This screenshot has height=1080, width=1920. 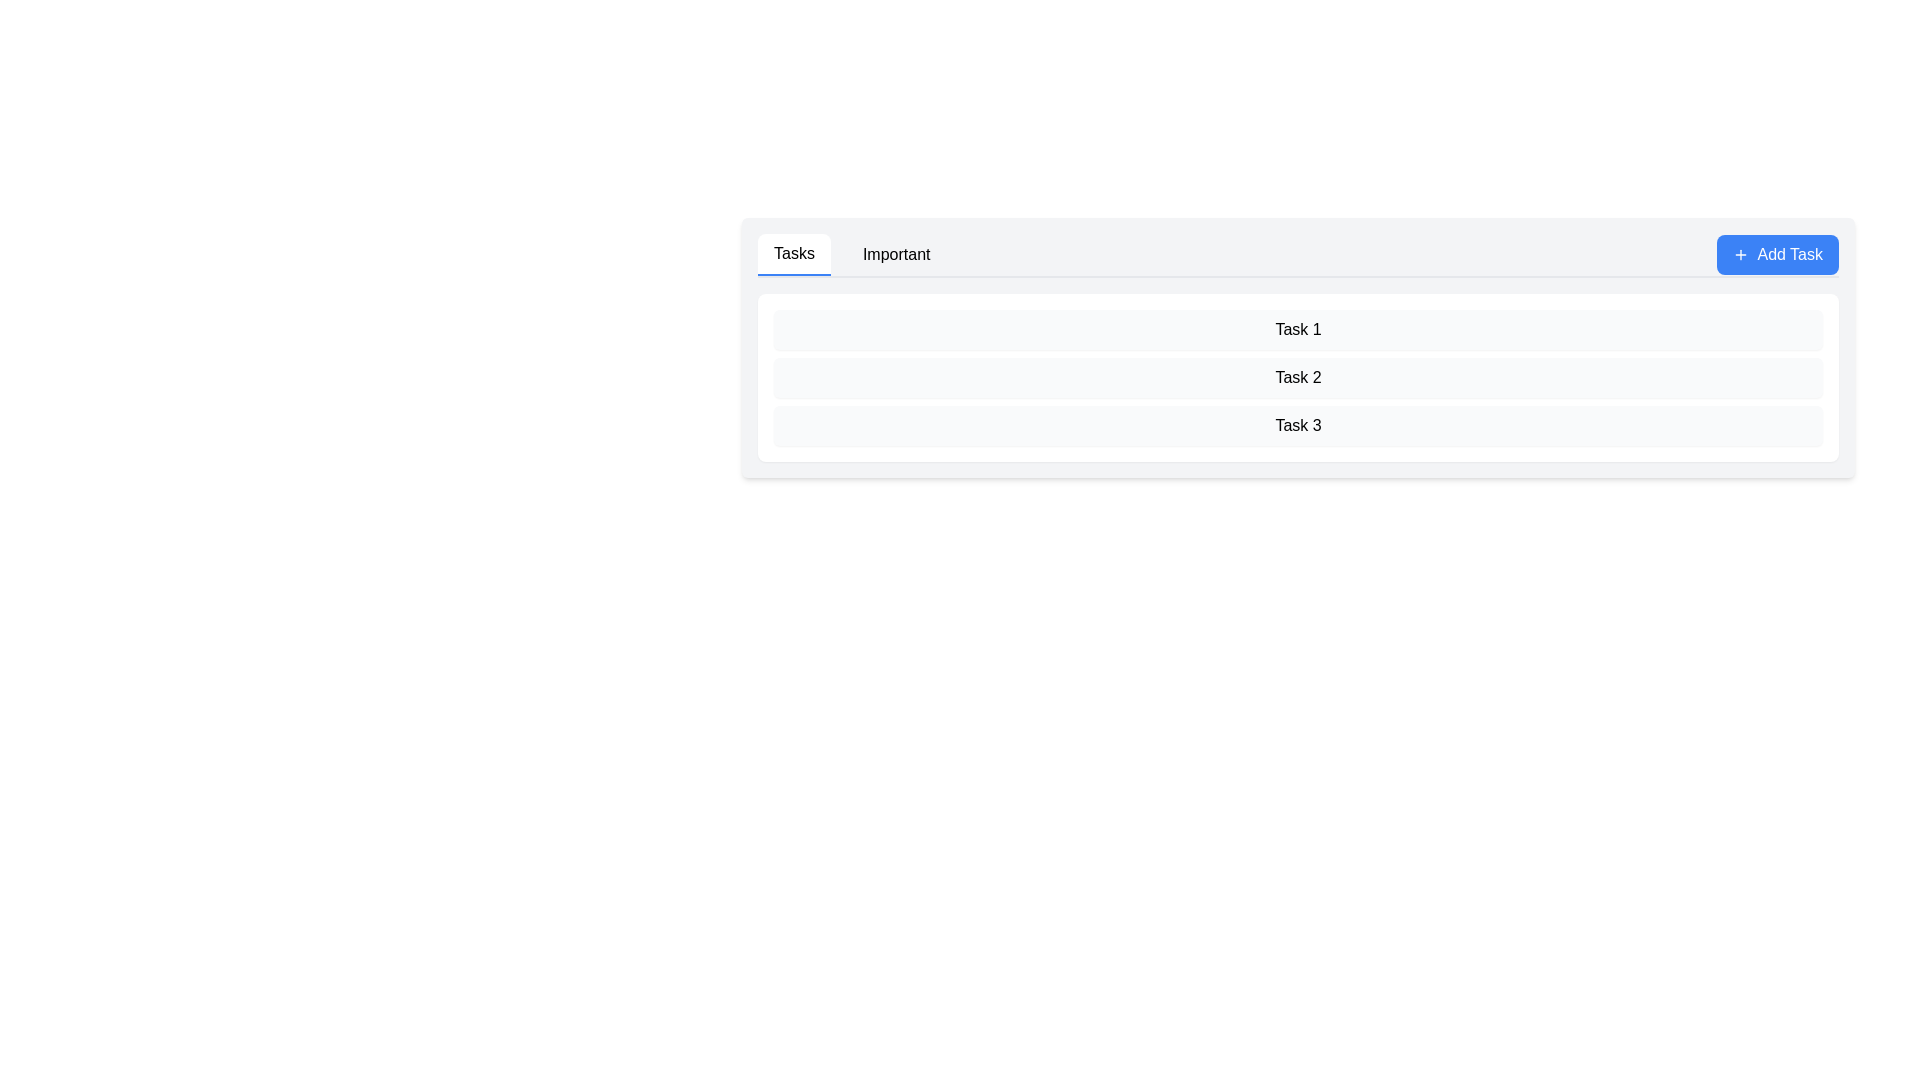 What do you see at coordinates (793, 253) in the screenshot?
I see `the 'Tasks' tab` at bounding box center [793, 253].